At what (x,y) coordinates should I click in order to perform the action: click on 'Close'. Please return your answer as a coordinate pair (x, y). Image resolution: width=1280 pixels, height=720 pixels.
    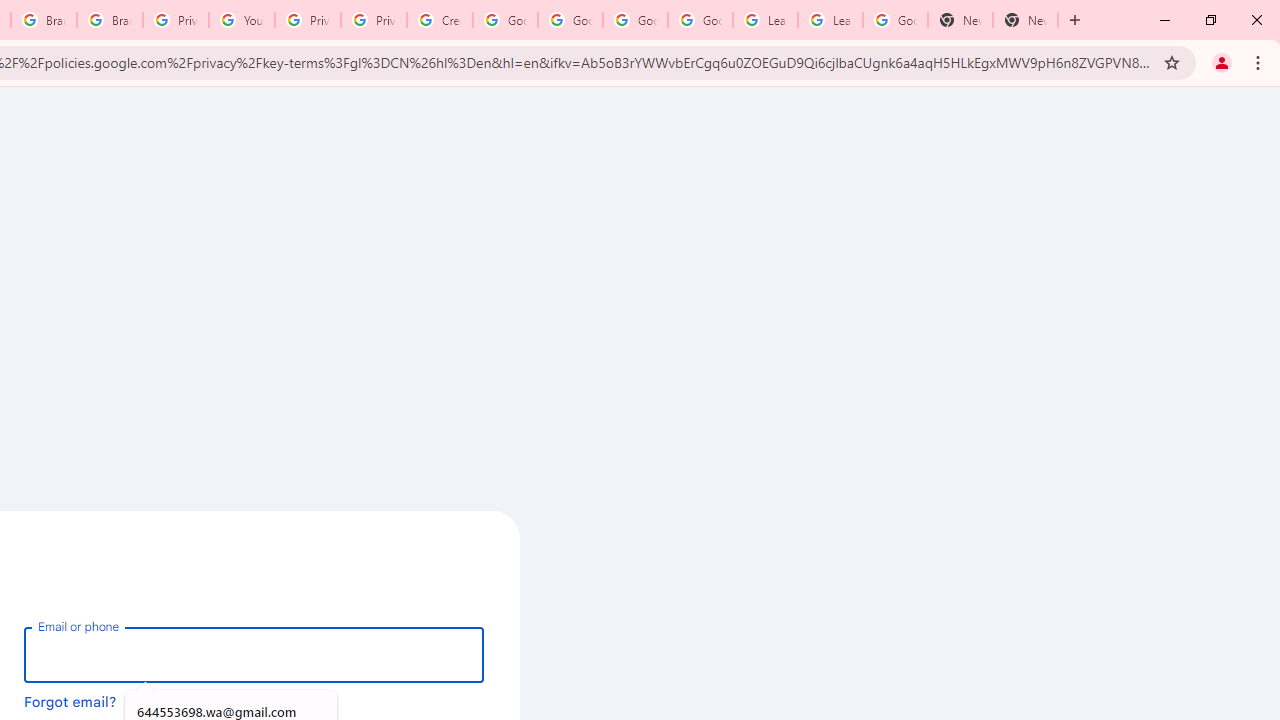
    Looking at the image, I should click on (1255, 20).